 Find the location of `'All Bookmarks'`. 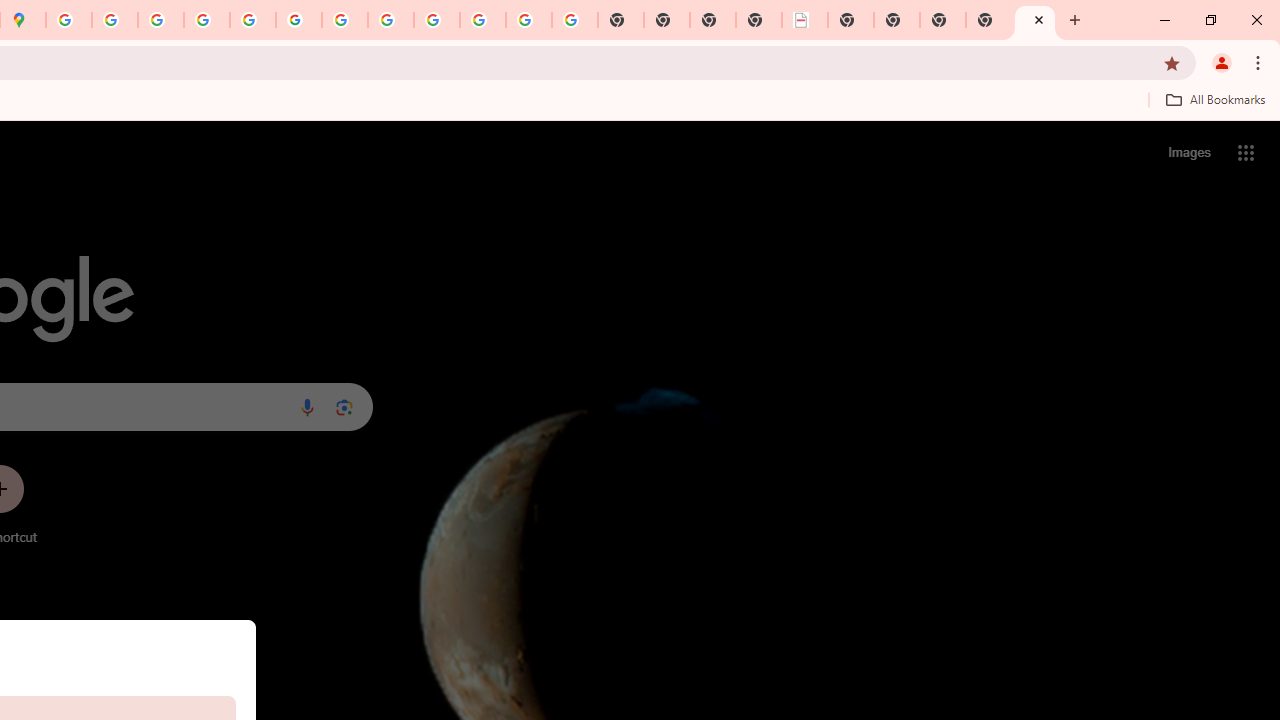

'All Bookmarks' is located at coordinates (1214, 99).